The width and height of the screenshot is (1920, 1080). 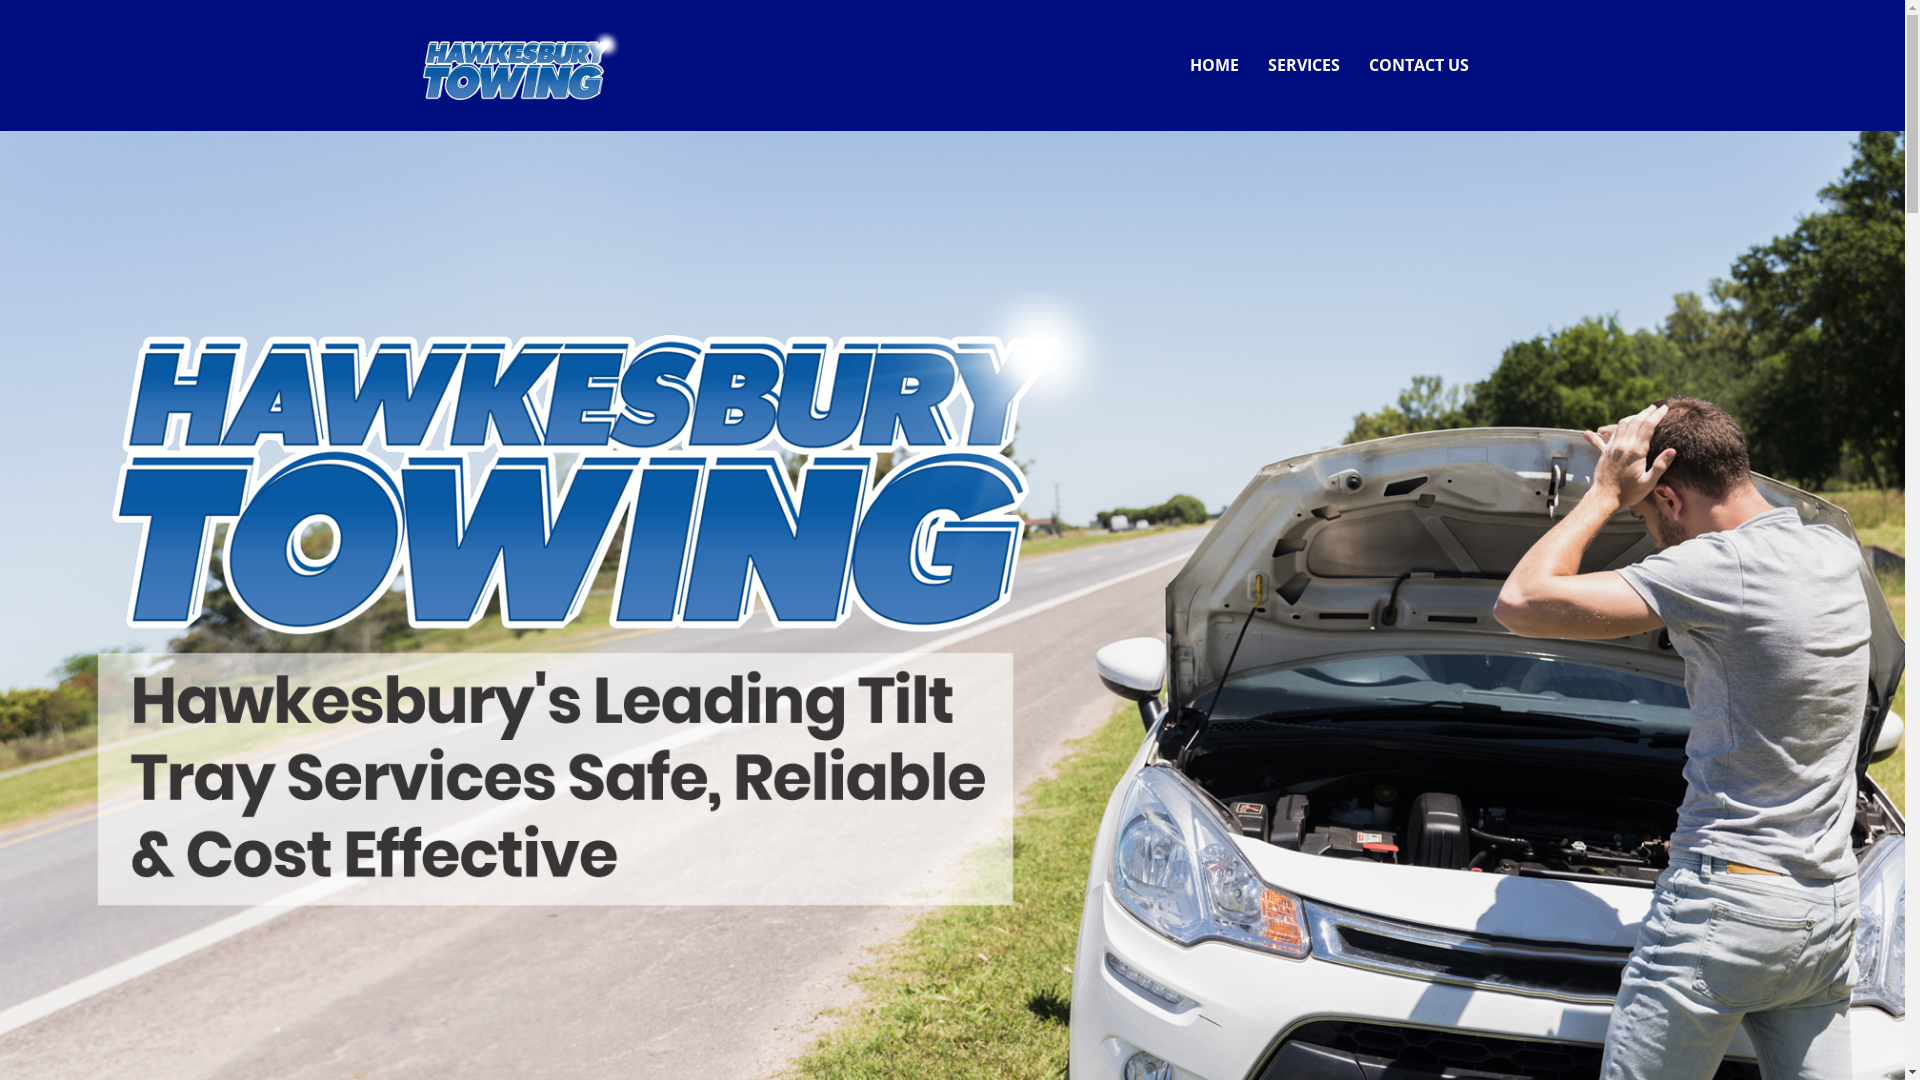 I want to click on 'logo', so click(x=421, y=64).